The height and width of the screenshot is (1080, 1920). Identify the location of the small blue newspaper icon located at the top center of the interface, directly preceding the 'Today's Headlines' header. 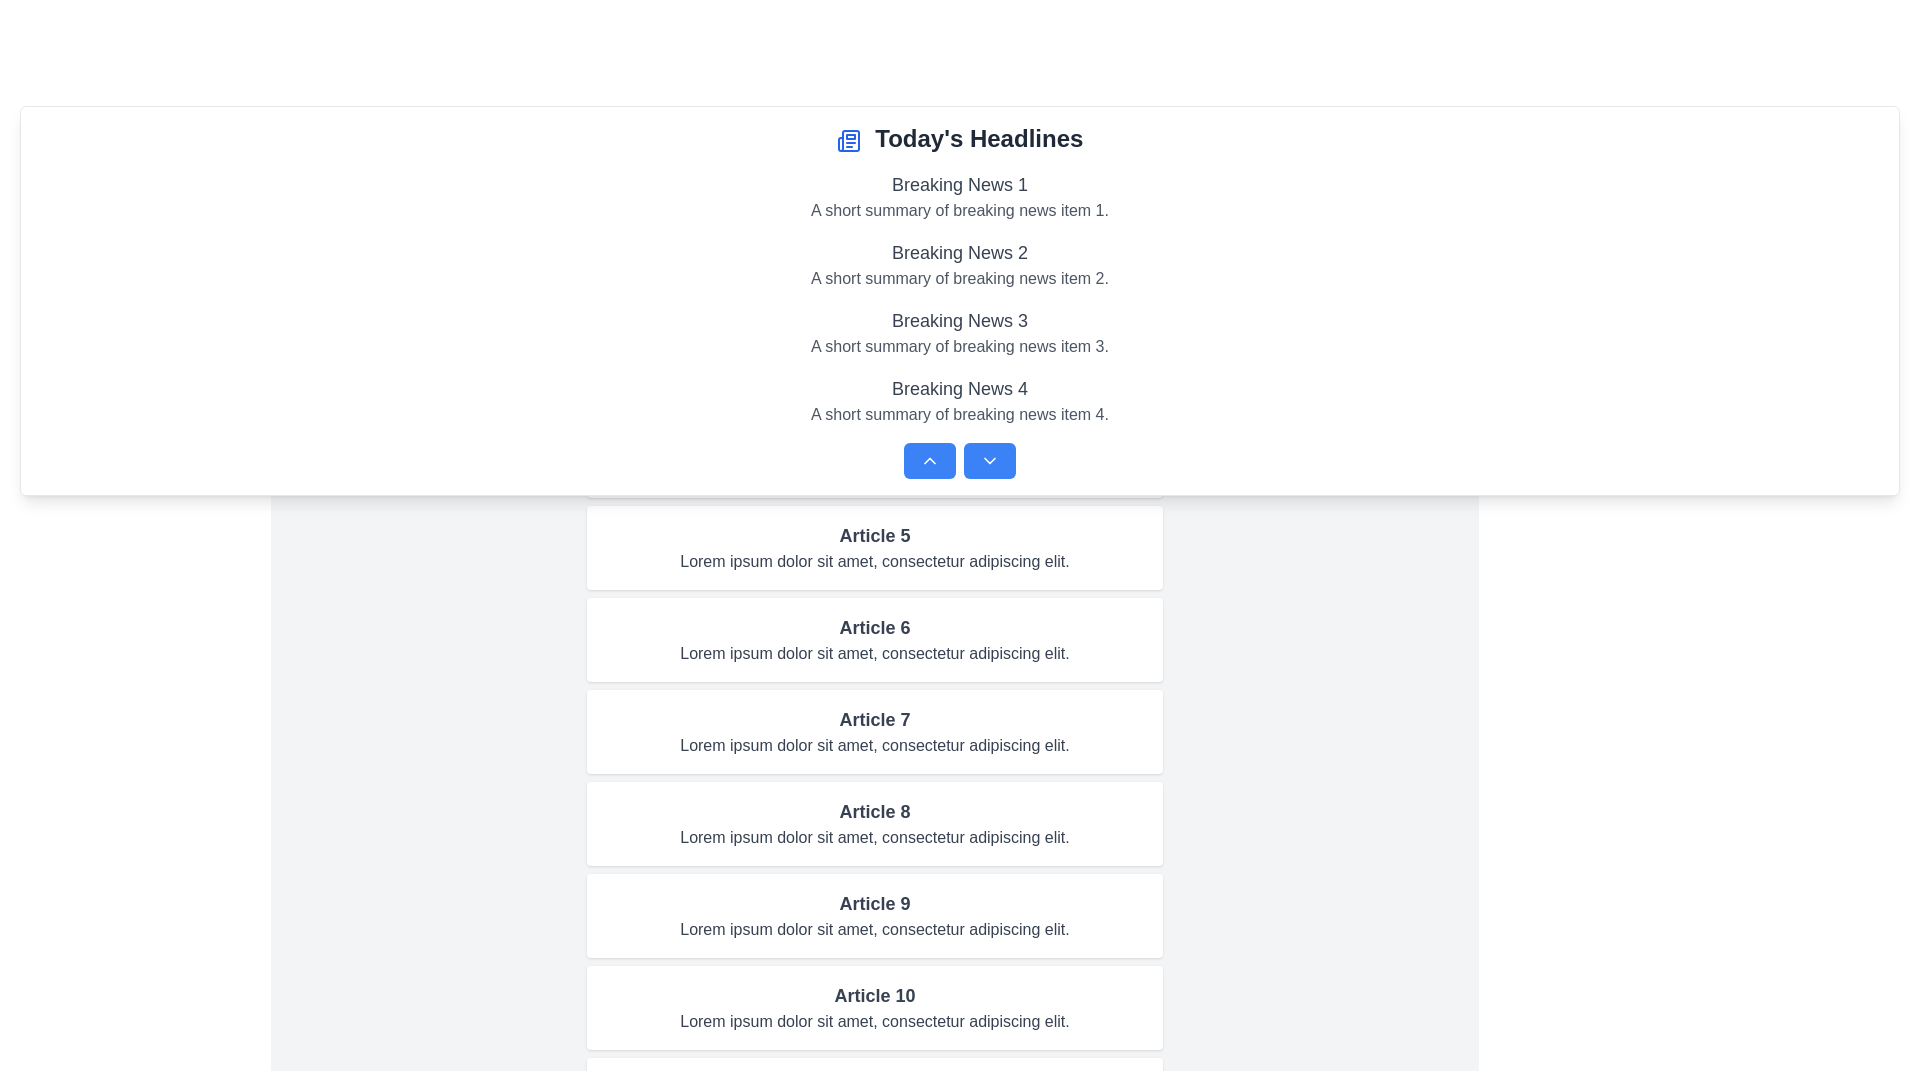
(848, 139).